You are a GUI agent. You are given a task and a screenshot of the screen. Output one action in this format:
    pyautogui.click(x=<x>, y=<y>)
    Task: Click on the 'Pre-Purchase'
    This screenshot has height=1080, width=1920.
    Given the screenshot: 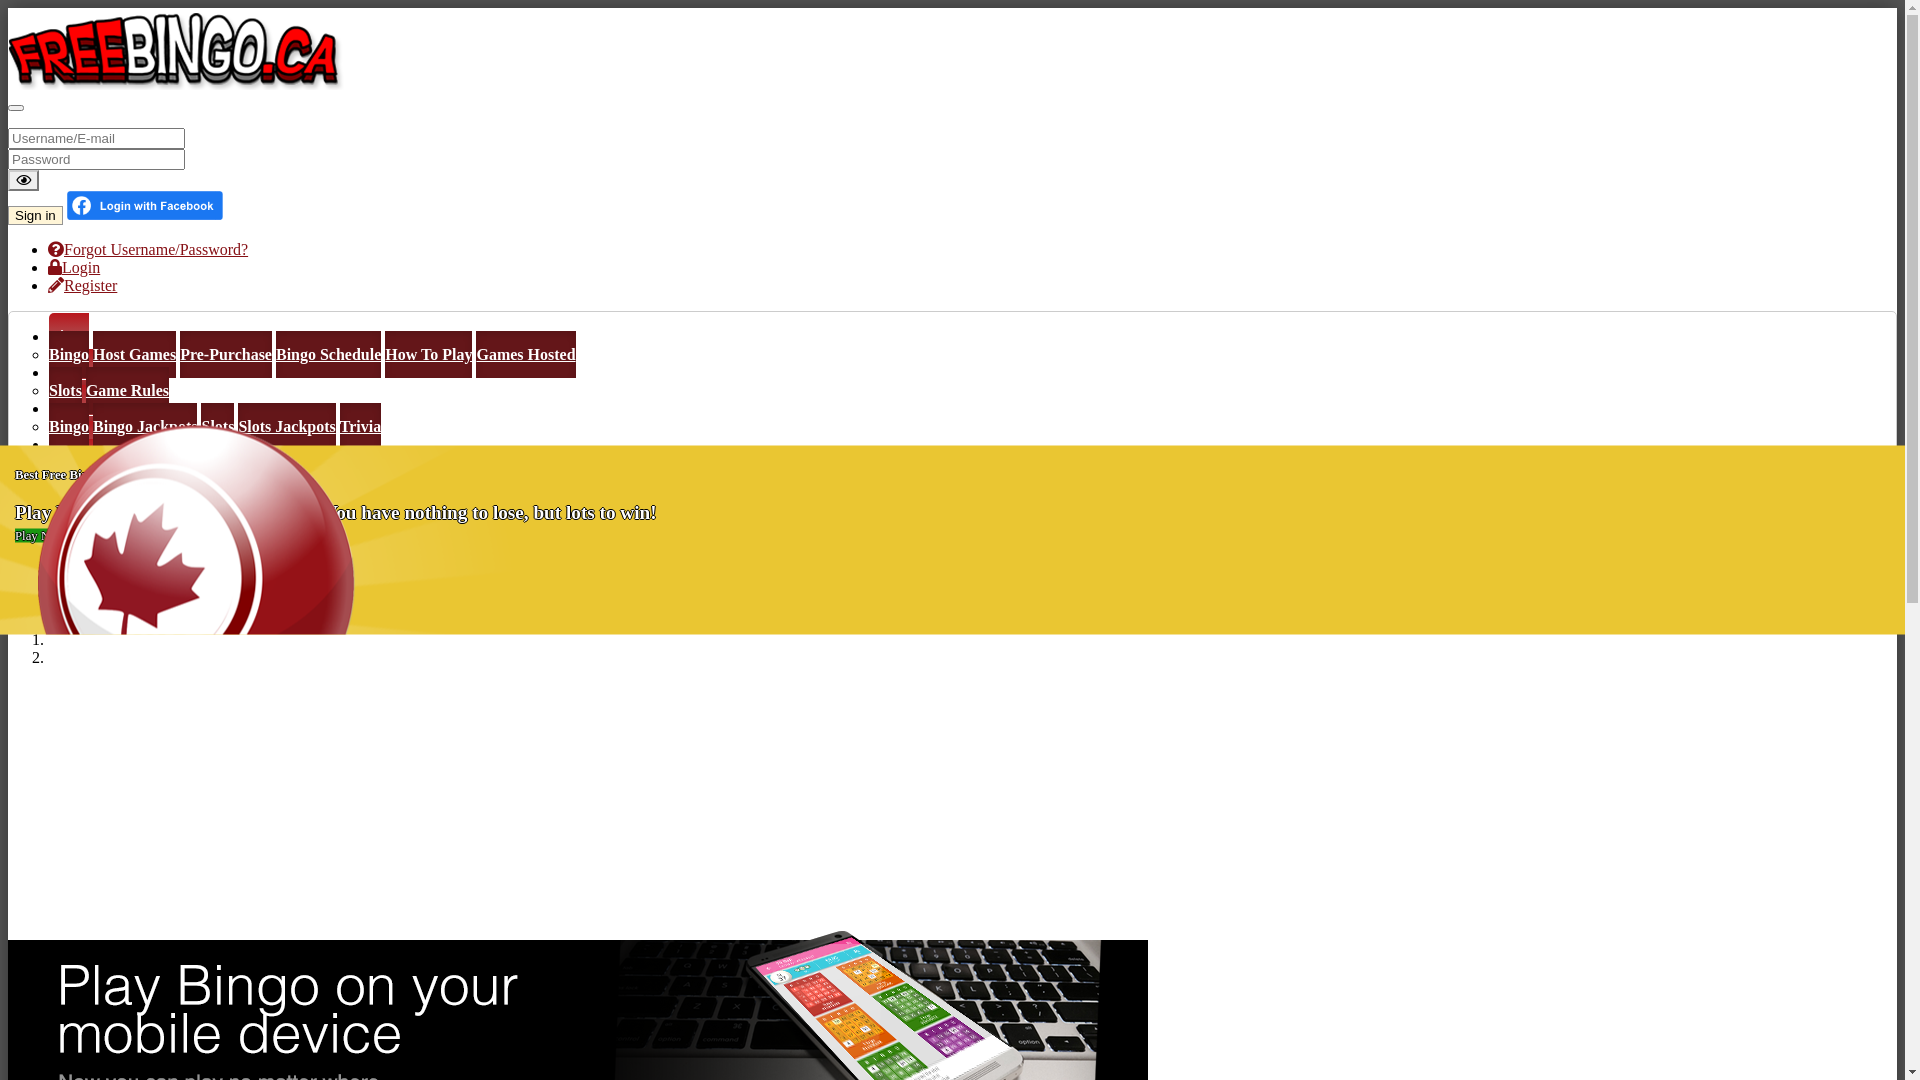 What is the action you would take?
    pyautogui.click(x=225, y=353)
    